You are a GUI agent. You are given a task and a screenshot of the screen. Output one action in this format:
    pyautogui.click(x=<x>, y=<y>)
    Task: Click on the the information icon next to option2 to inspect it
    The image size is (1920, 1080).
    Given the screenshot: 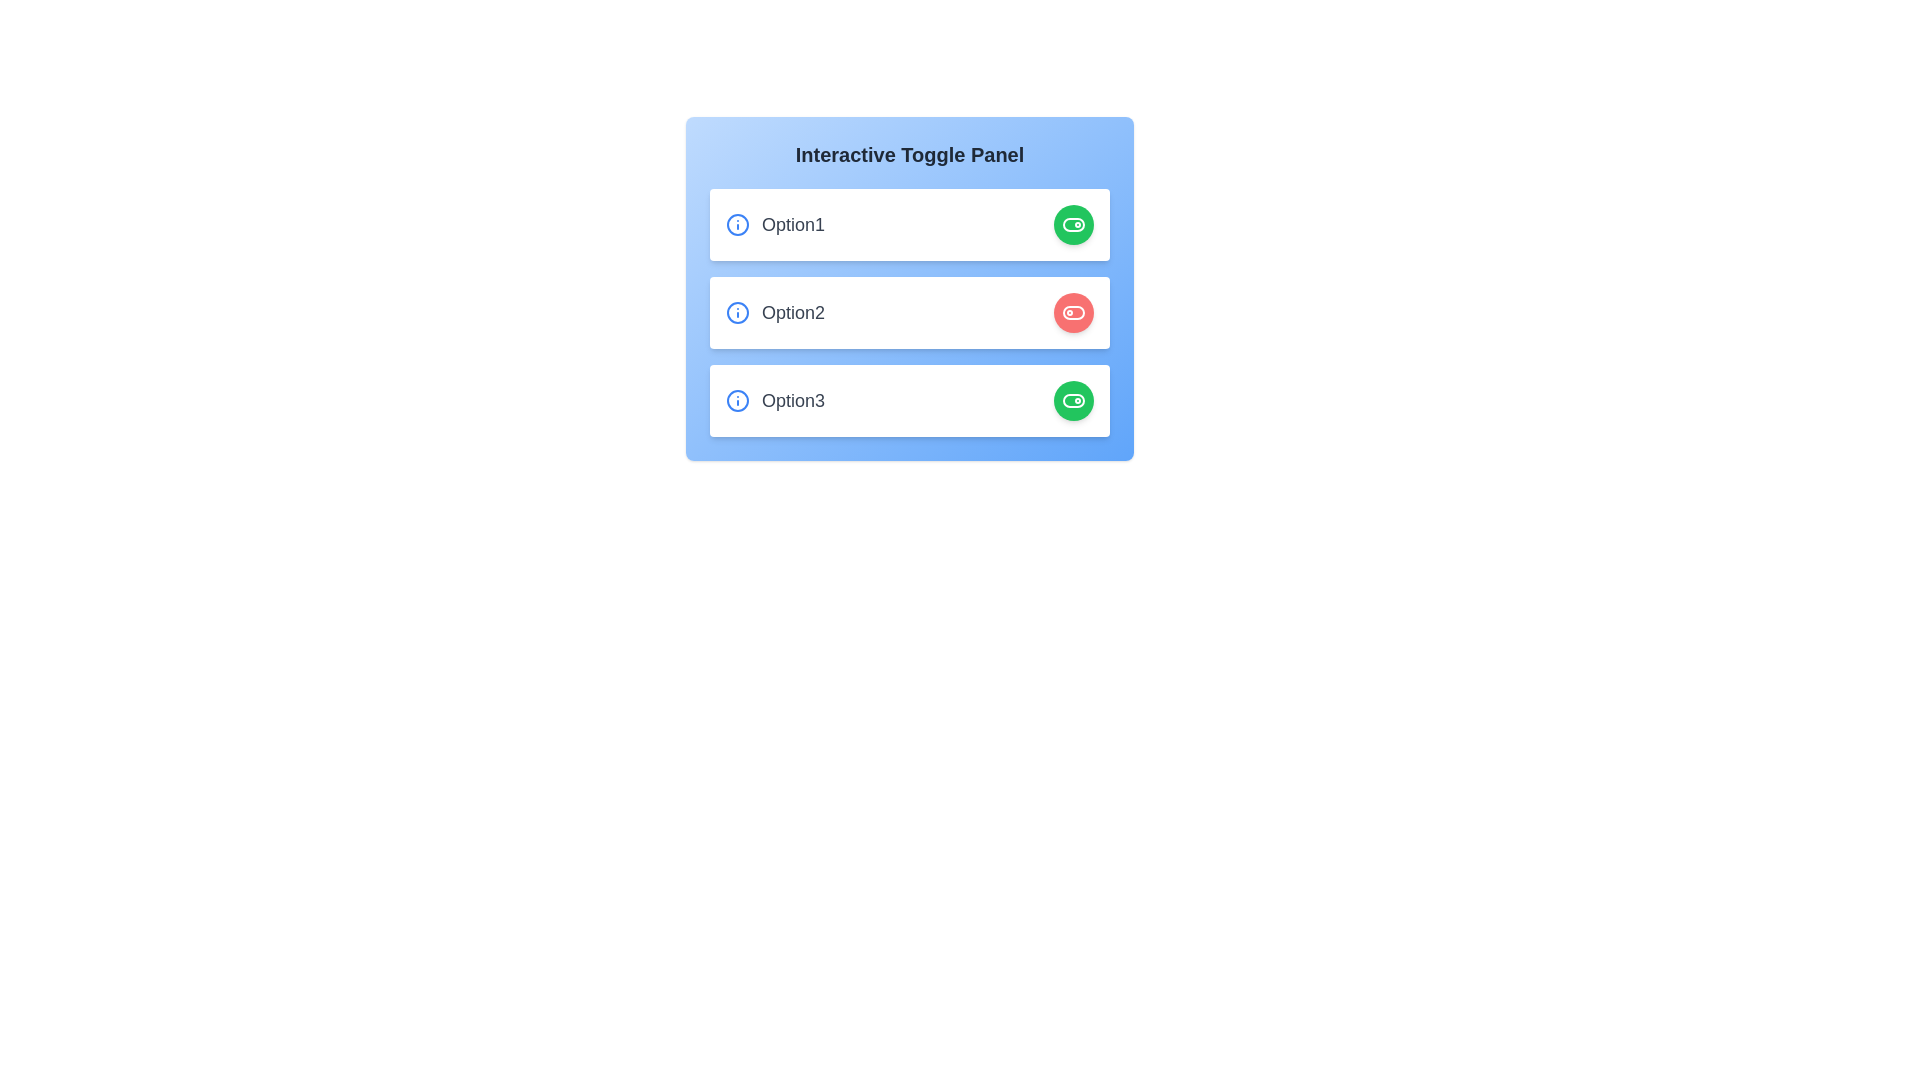 What is the action you would take?
    pyautogui.click(x=737, y=312)
    